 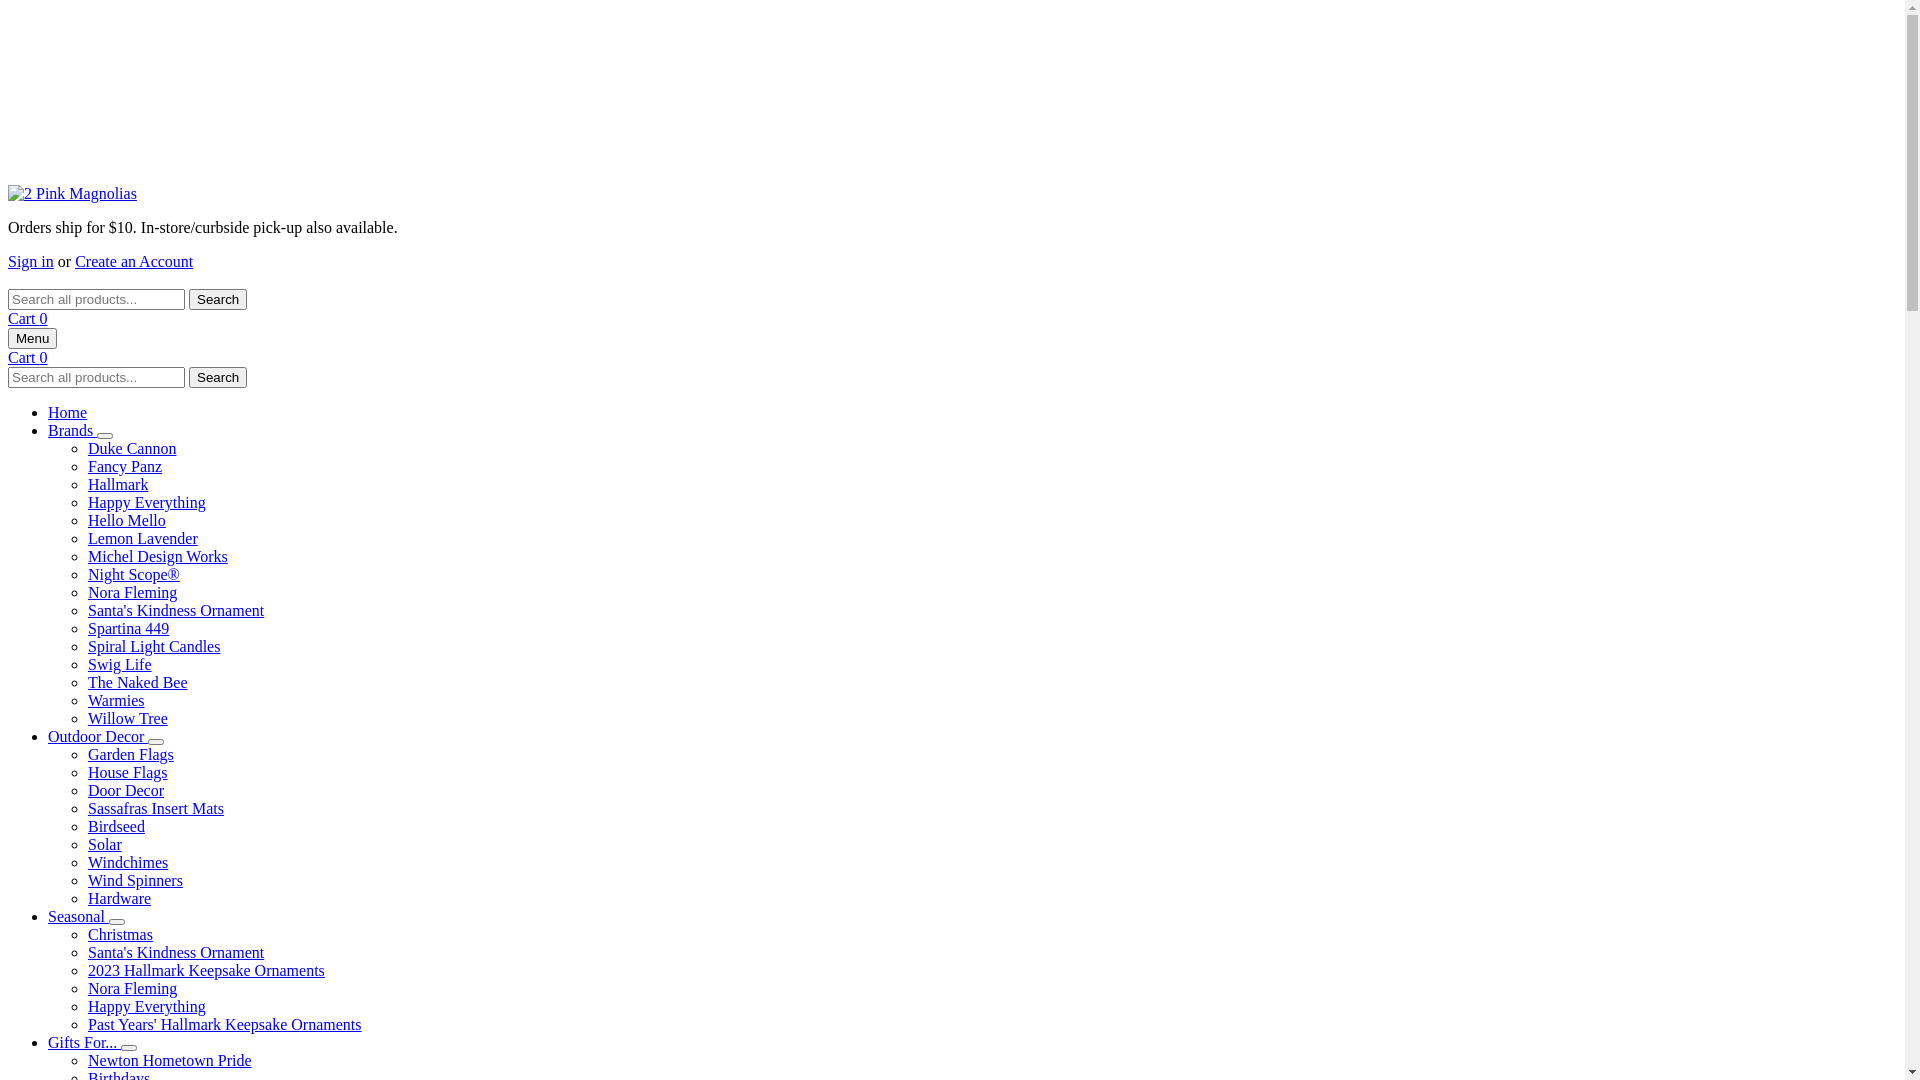 I want to click on 'Swig Life', so click(x=119, y=664).